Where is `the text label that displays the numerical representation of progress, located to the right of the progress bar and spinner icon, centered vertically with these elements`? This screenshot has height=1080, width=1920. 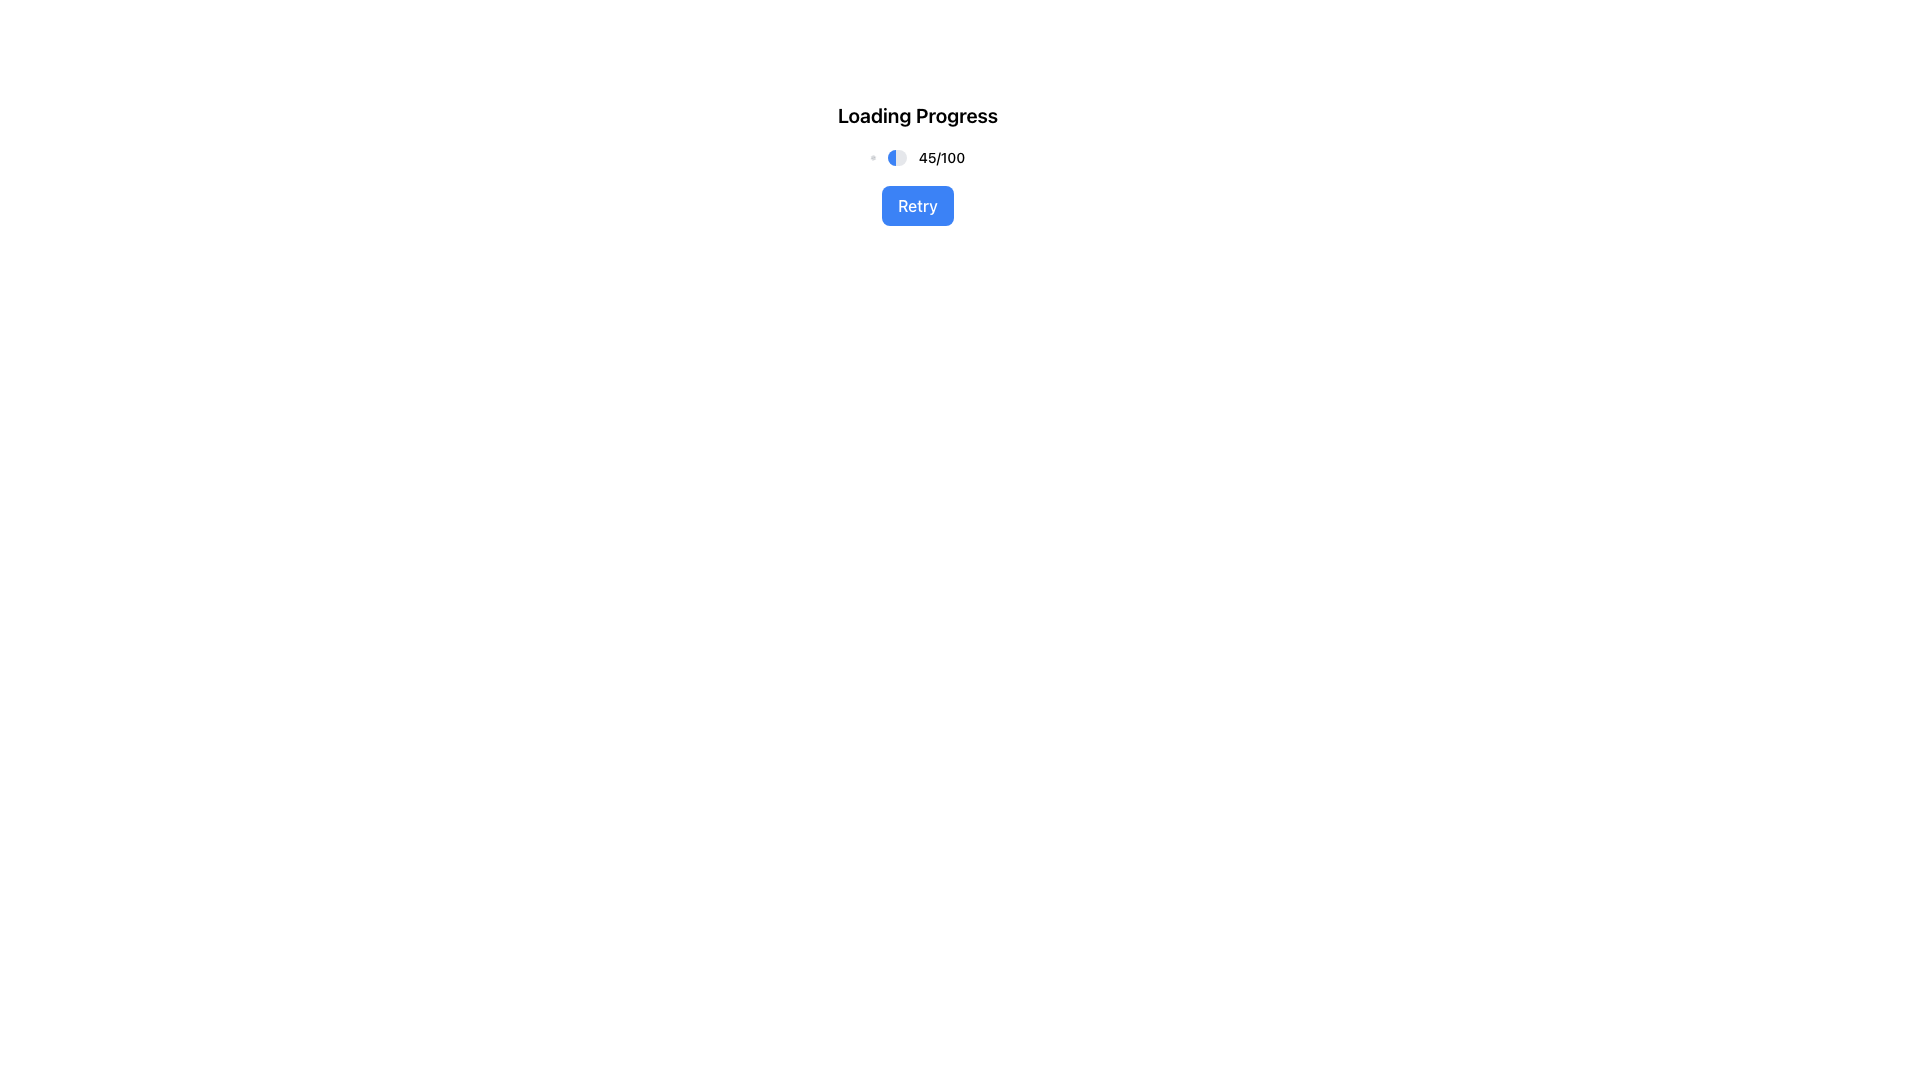
the text label that displays the numerical representation of progress, located to the right of the progress bar and spinner icon, centered vertically with these elements is located at coordinates (940, 157).